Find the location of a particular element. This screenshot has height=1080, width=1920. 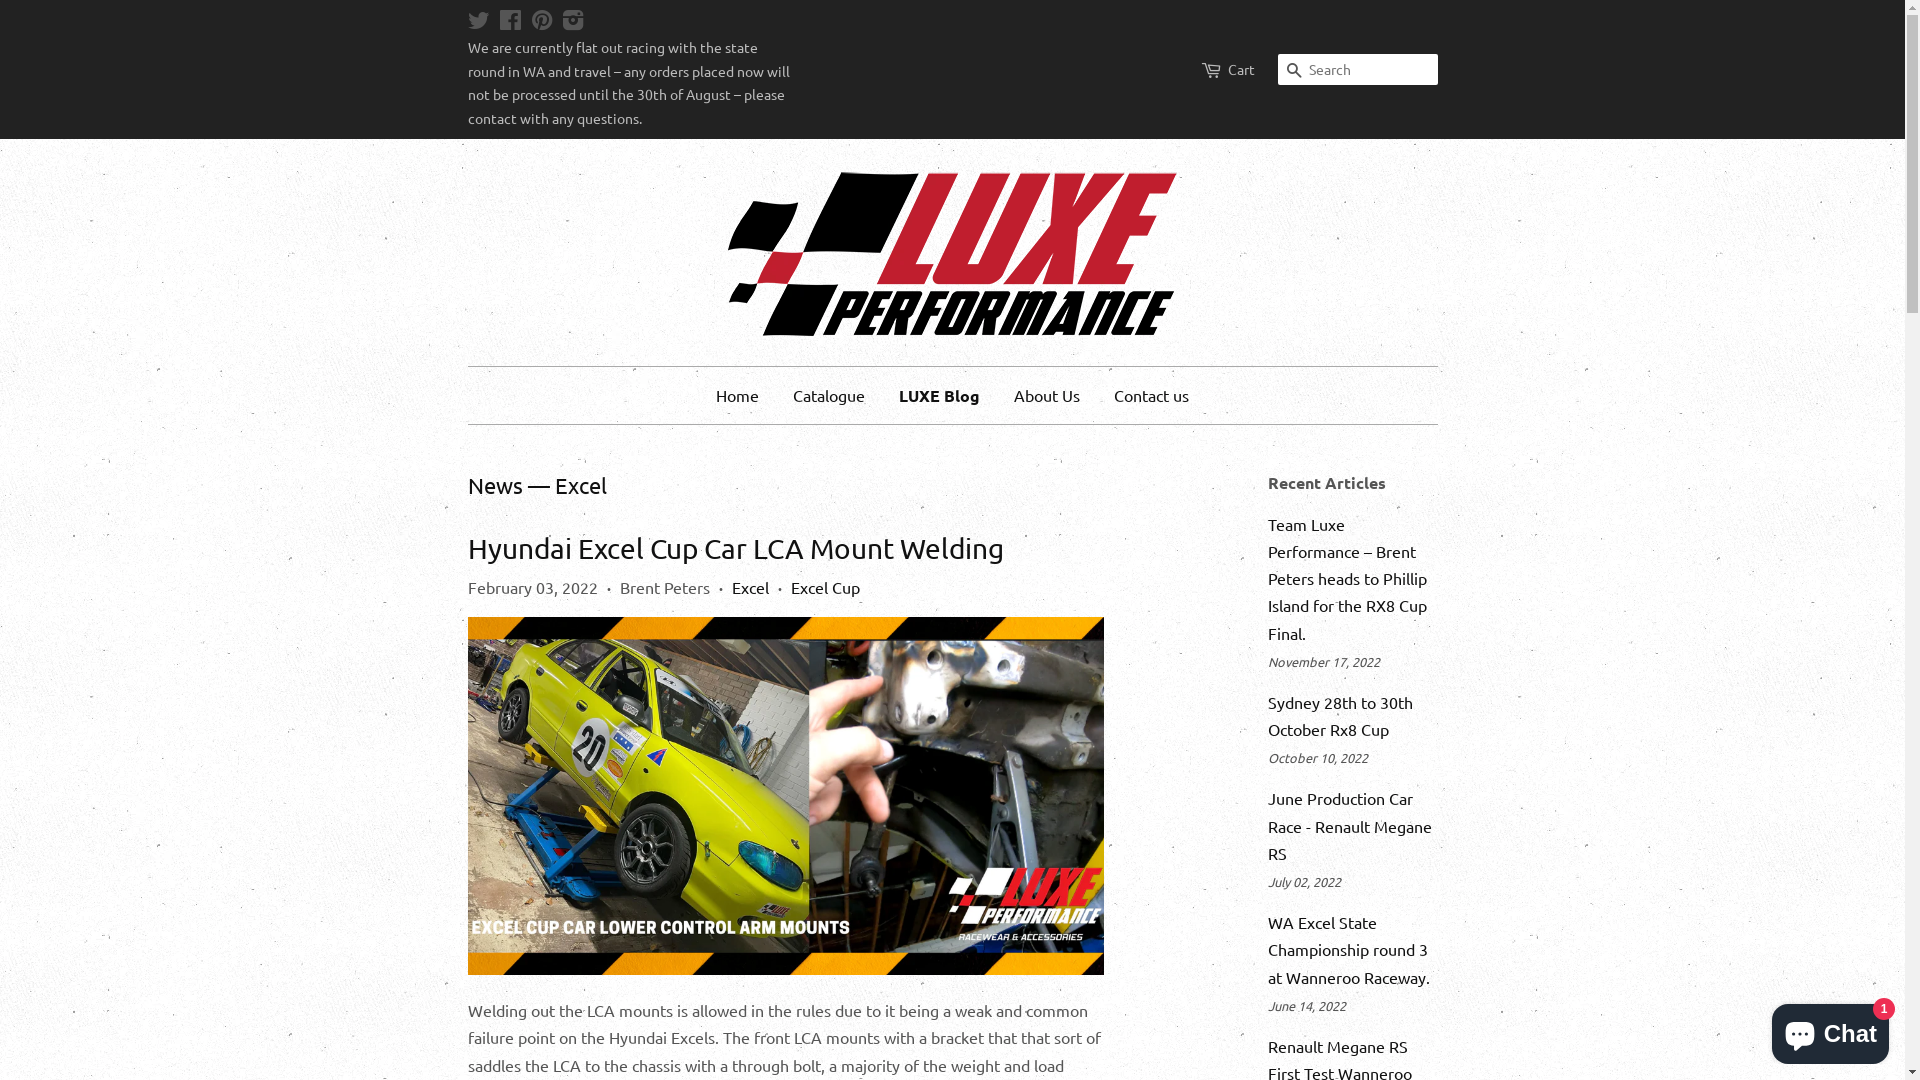

'Excel Cup' is located at coordinates (824, 585).